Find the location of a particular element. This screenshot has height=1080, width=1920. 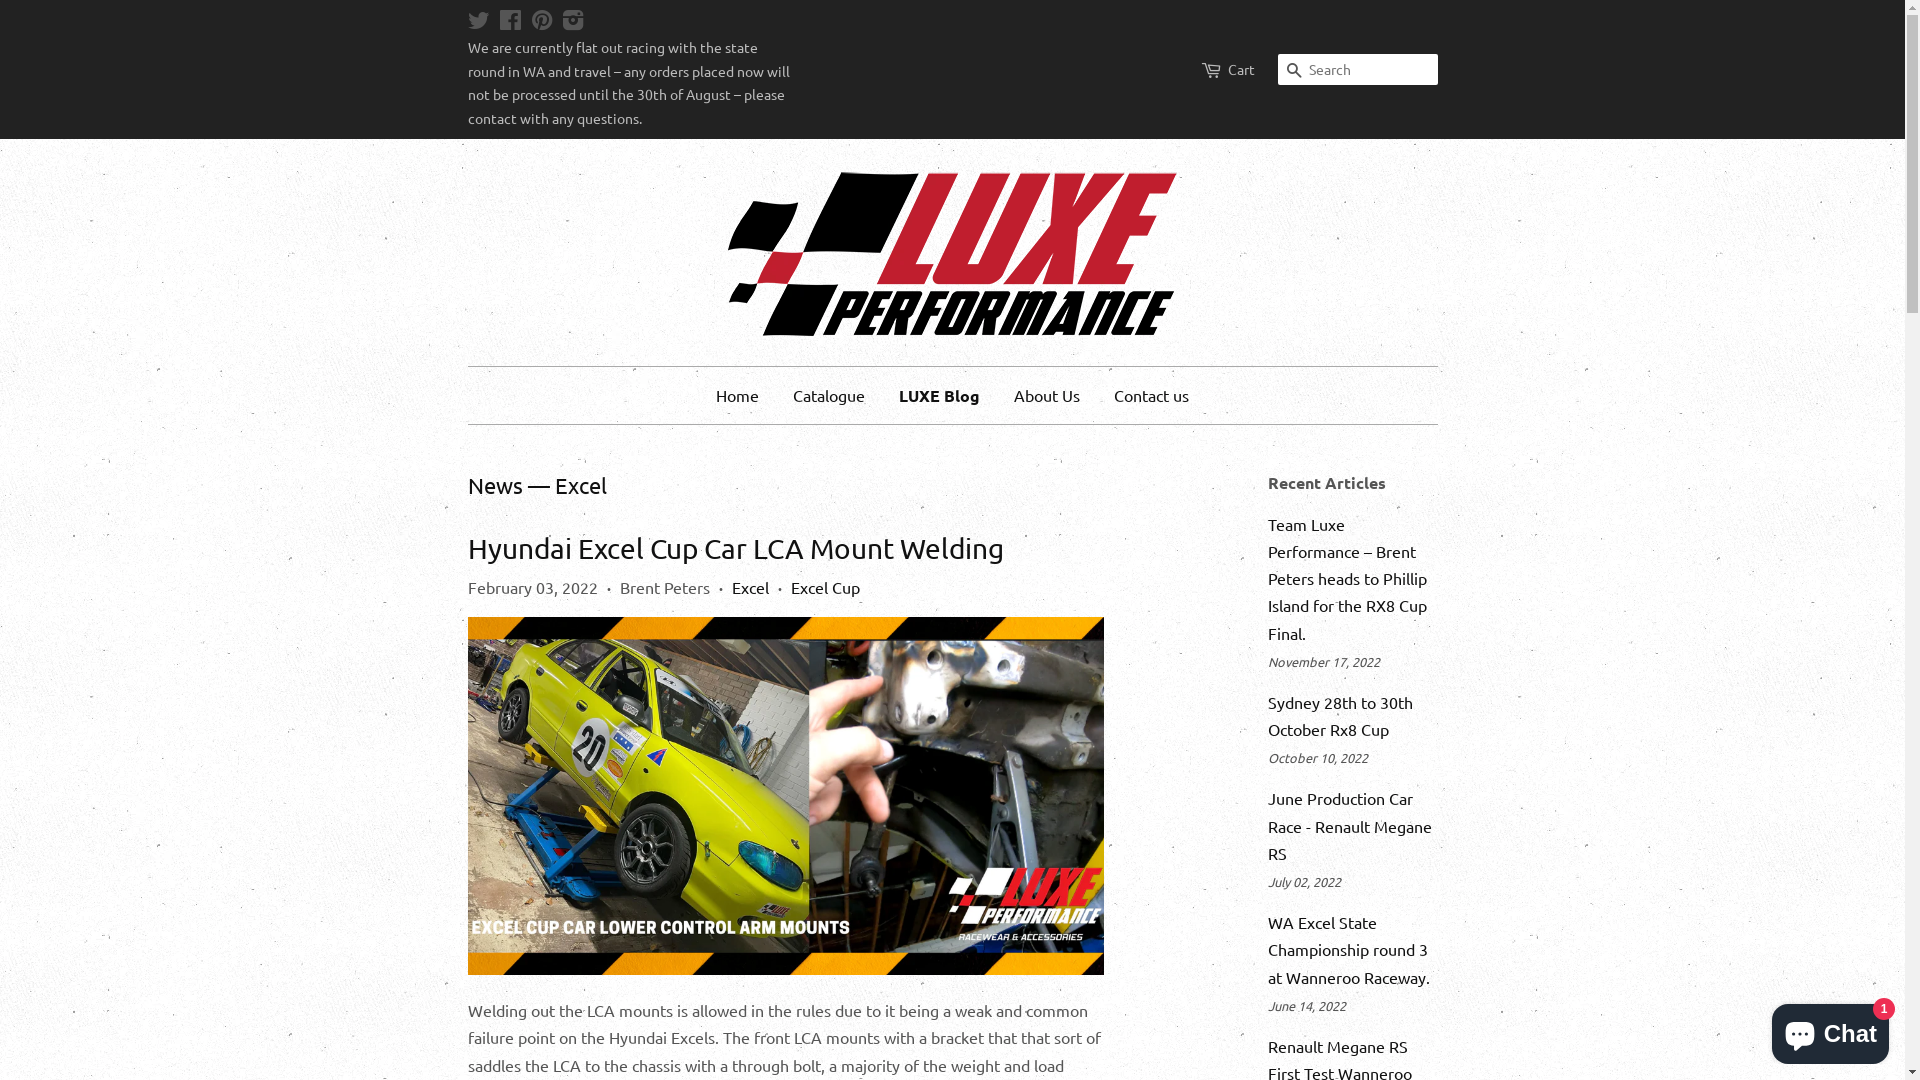

'Excel Cup' is located at coordinates (824, 585).